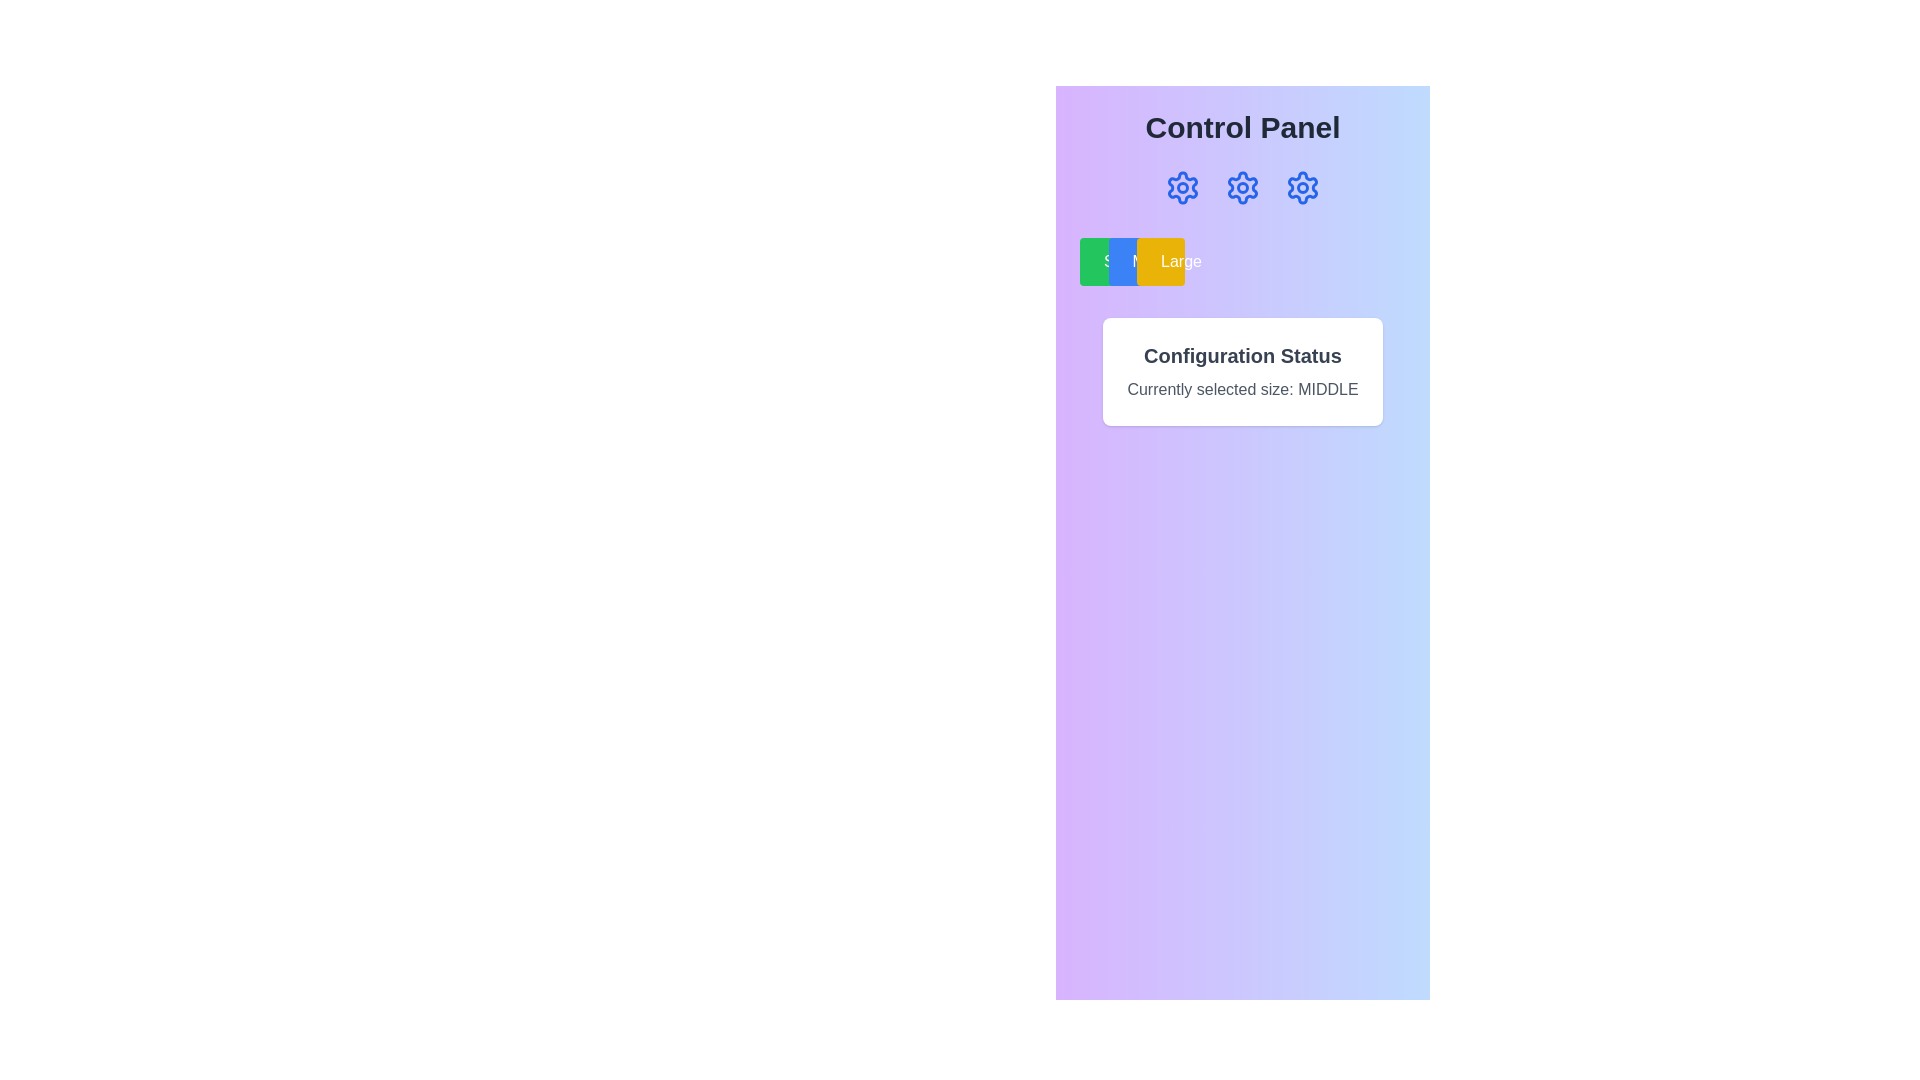 The image size is (1920, 1080). Describe the element at coordinates (1242, 188) in the screenshot. I see `the blue settings icon, which is a cogwheel shape and the second in a horizontal group of three icons` at that location.